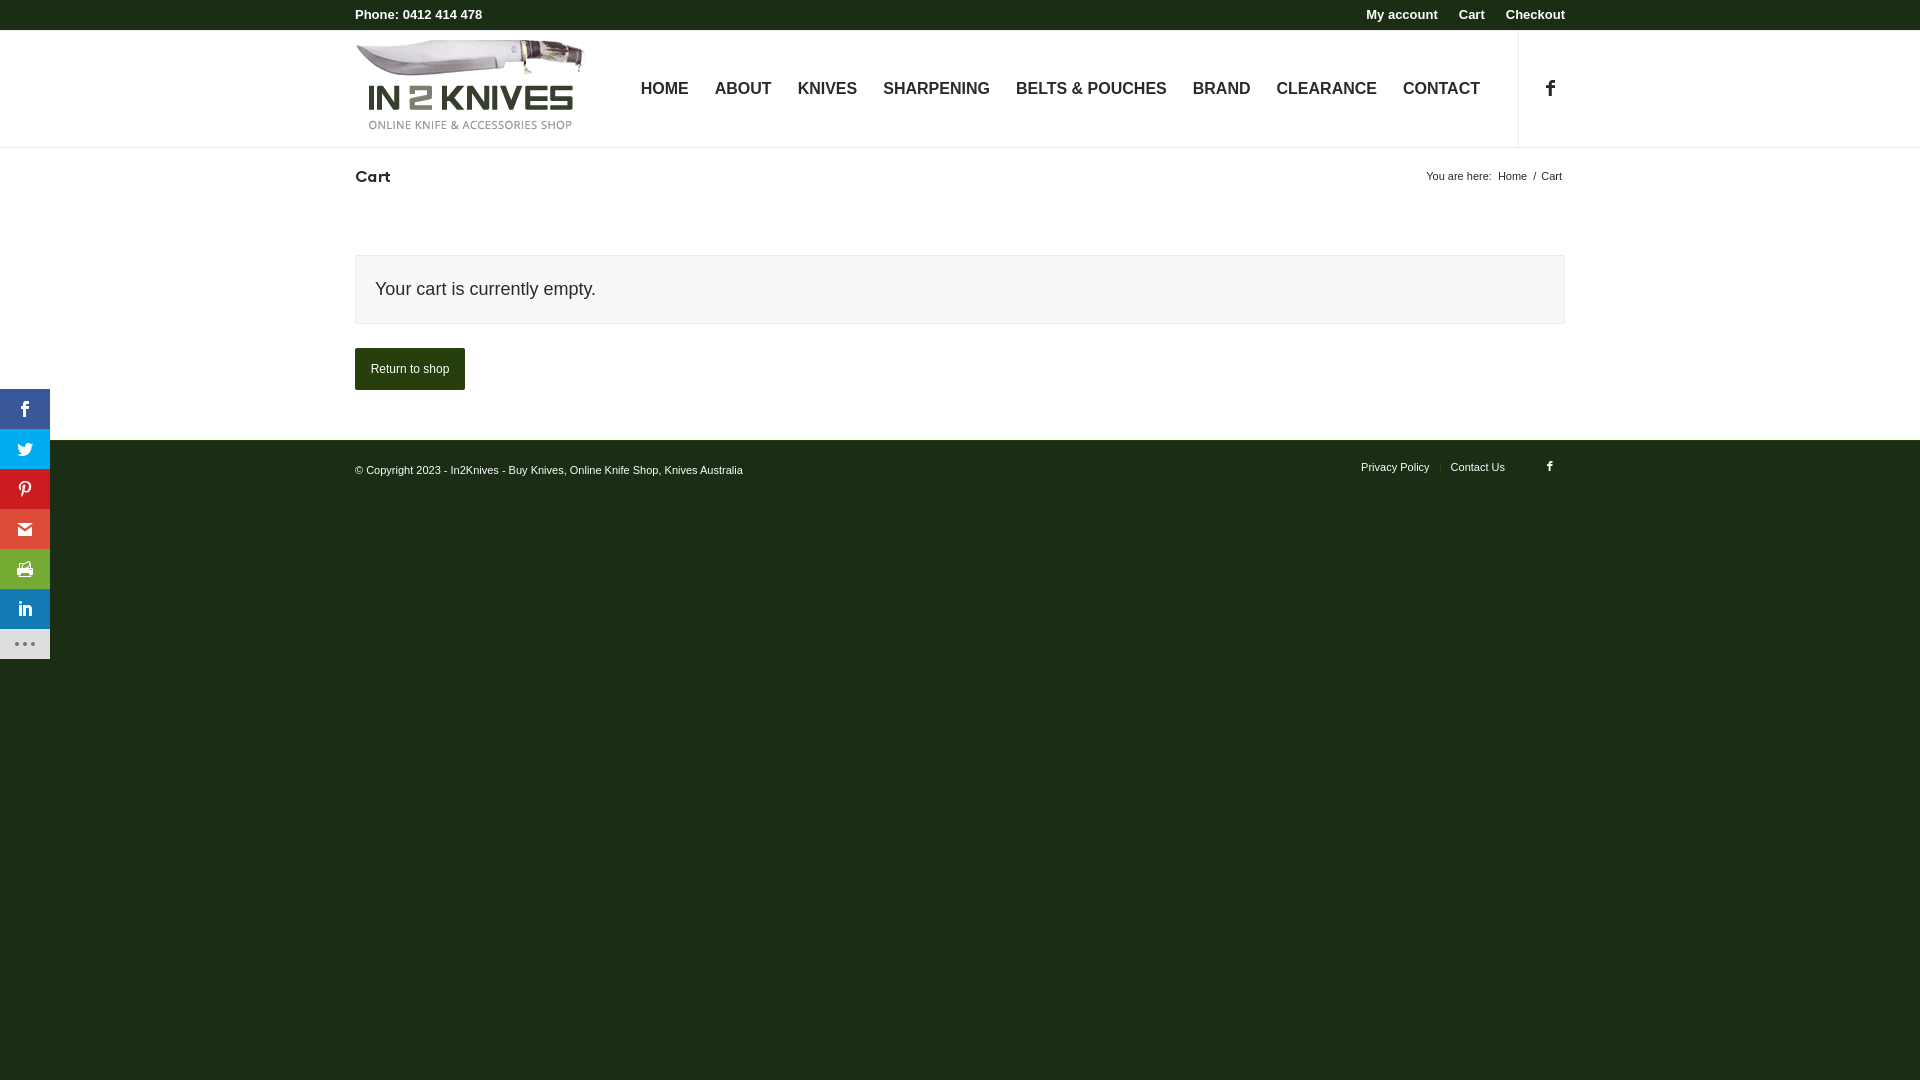 This screenshot has width=1920, height=1080. Describe the element at coordinates (469, 79) in the screenshot. I see `'in2knives-logo-web'` at that location.